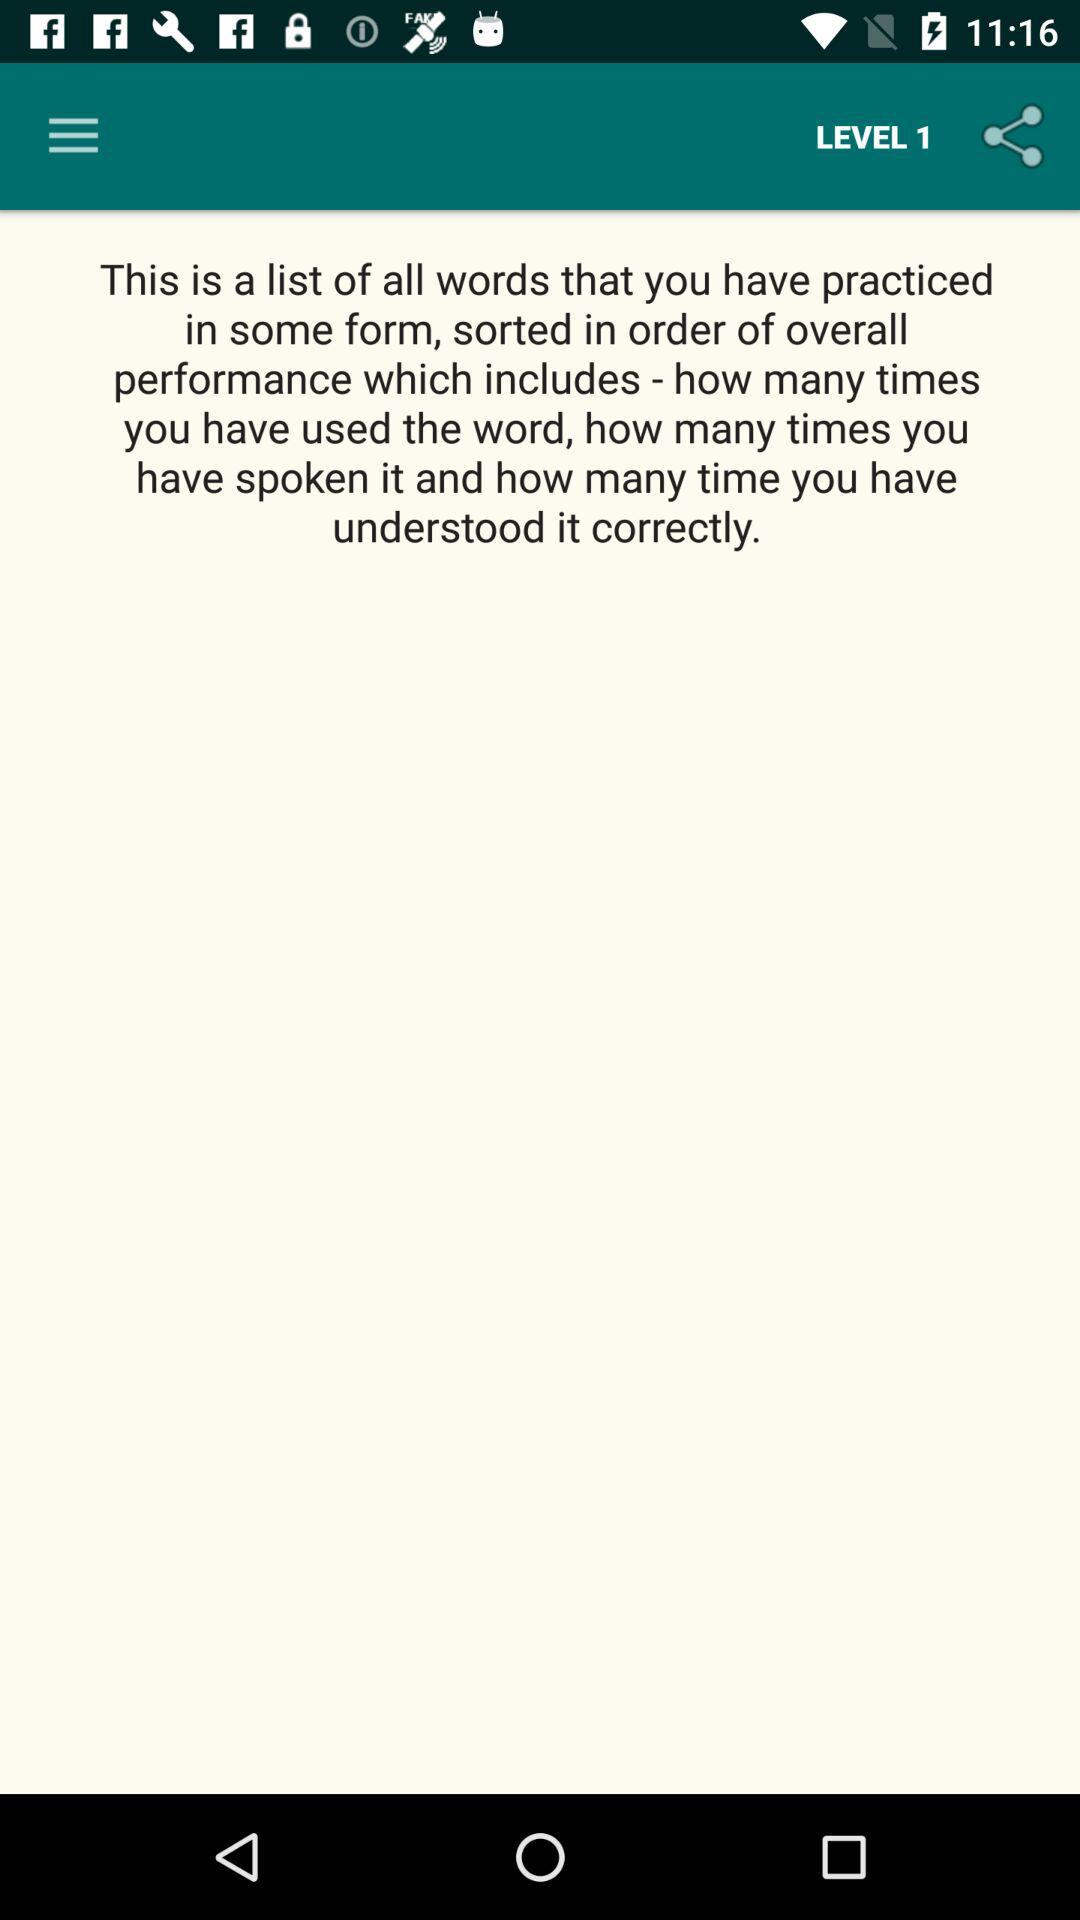 The image size is (1080, 1920). I want to click on icon above the this is a, so click(72, 135).